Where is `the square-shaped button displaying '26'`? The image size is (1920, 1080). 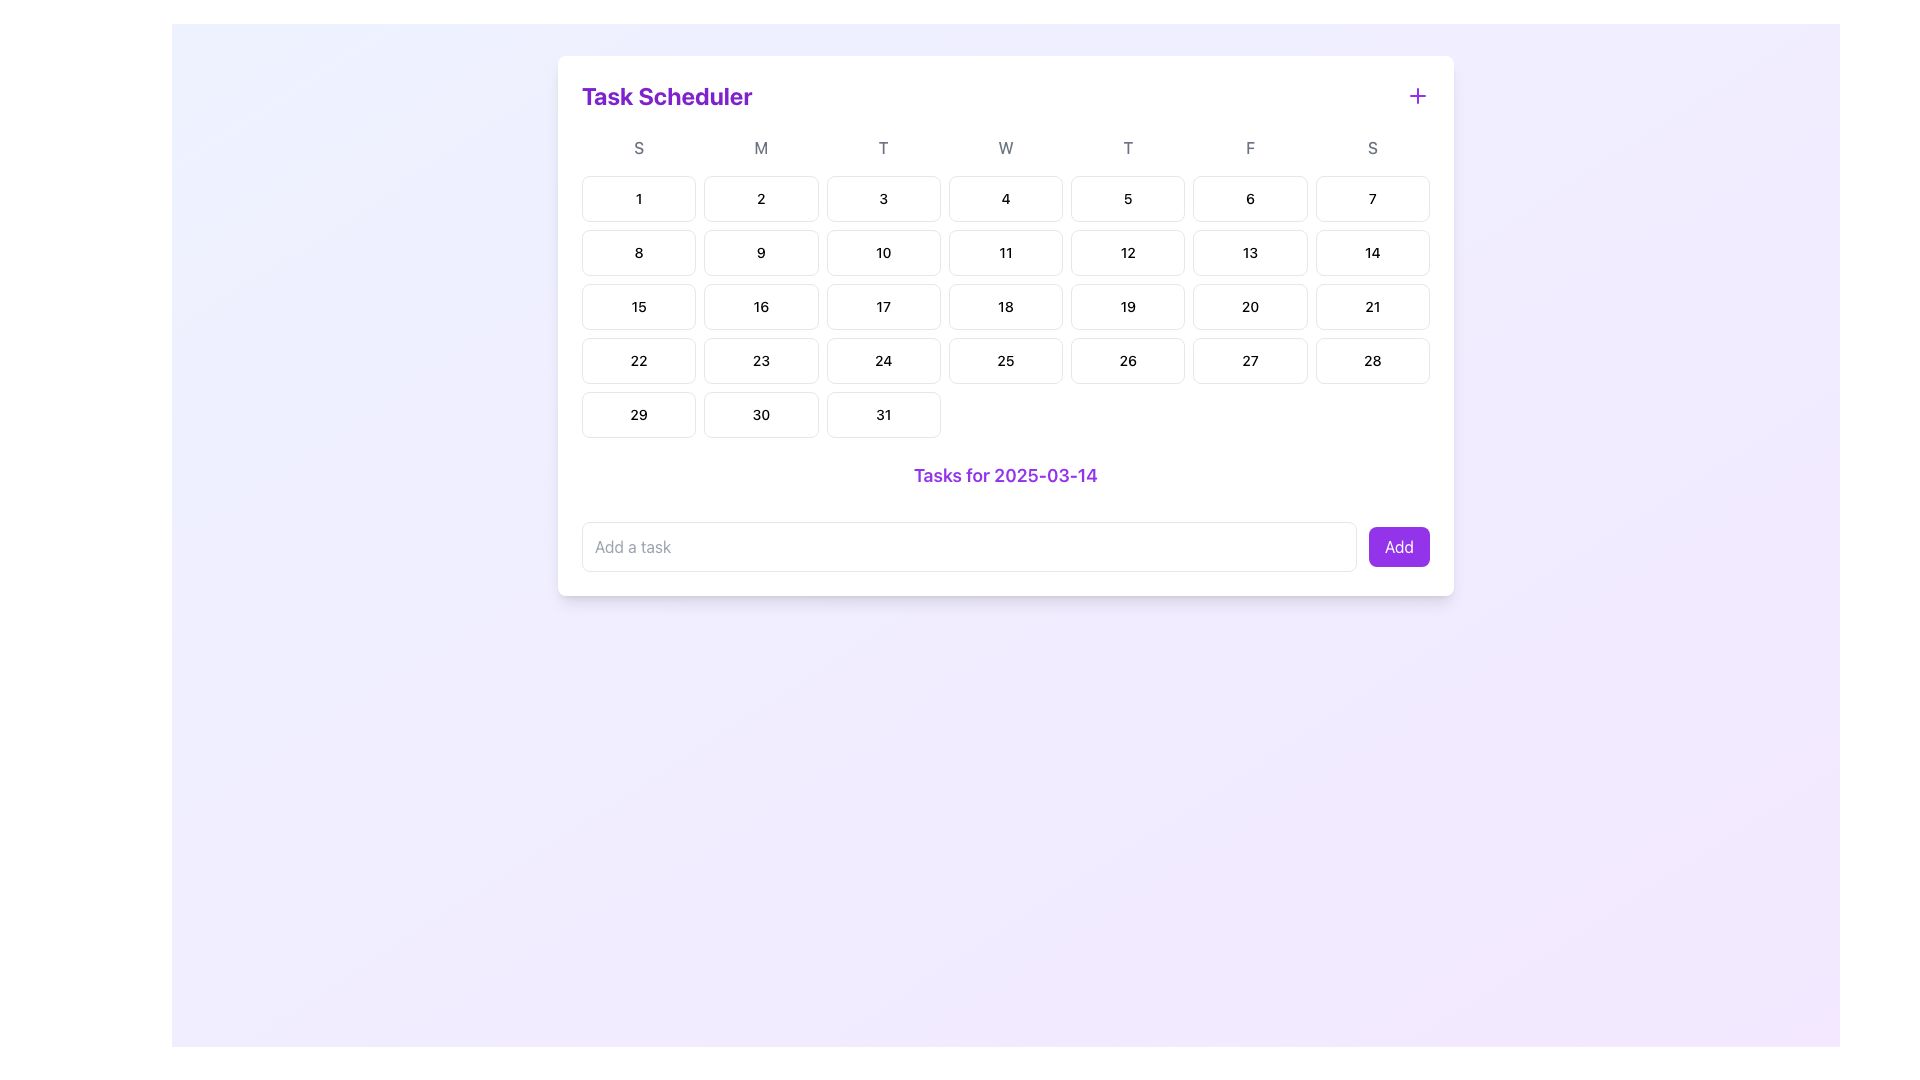
the square-shaped button displaying '26' is located at coordinates (1128, 361).